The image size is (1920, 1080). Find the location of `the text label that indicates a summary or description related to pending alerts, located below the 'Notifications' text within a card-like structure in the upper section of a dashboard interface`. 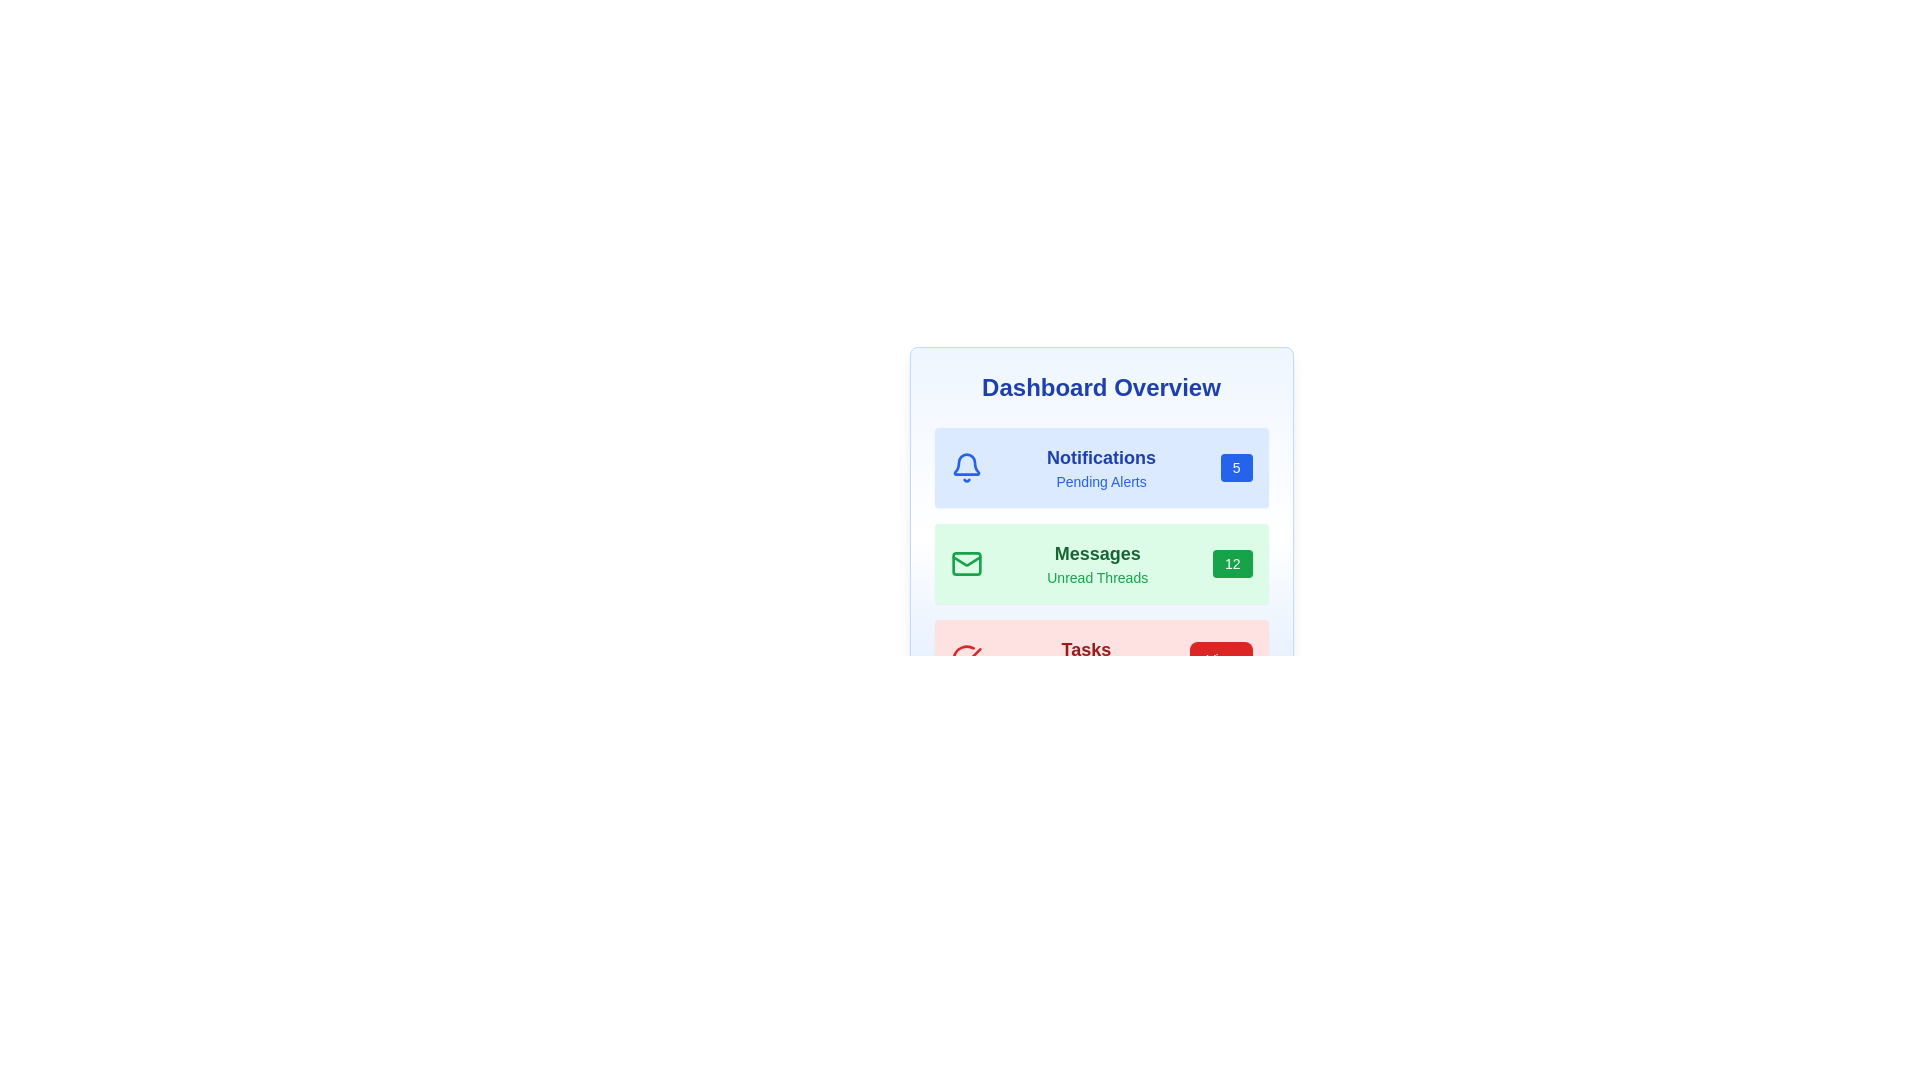

the text label that indicates a summary or description related to pending alerts, located below the 'Notifications' text within a card-like structure in the upper section of a dashboard interface is located at coordinates (1100, 482).